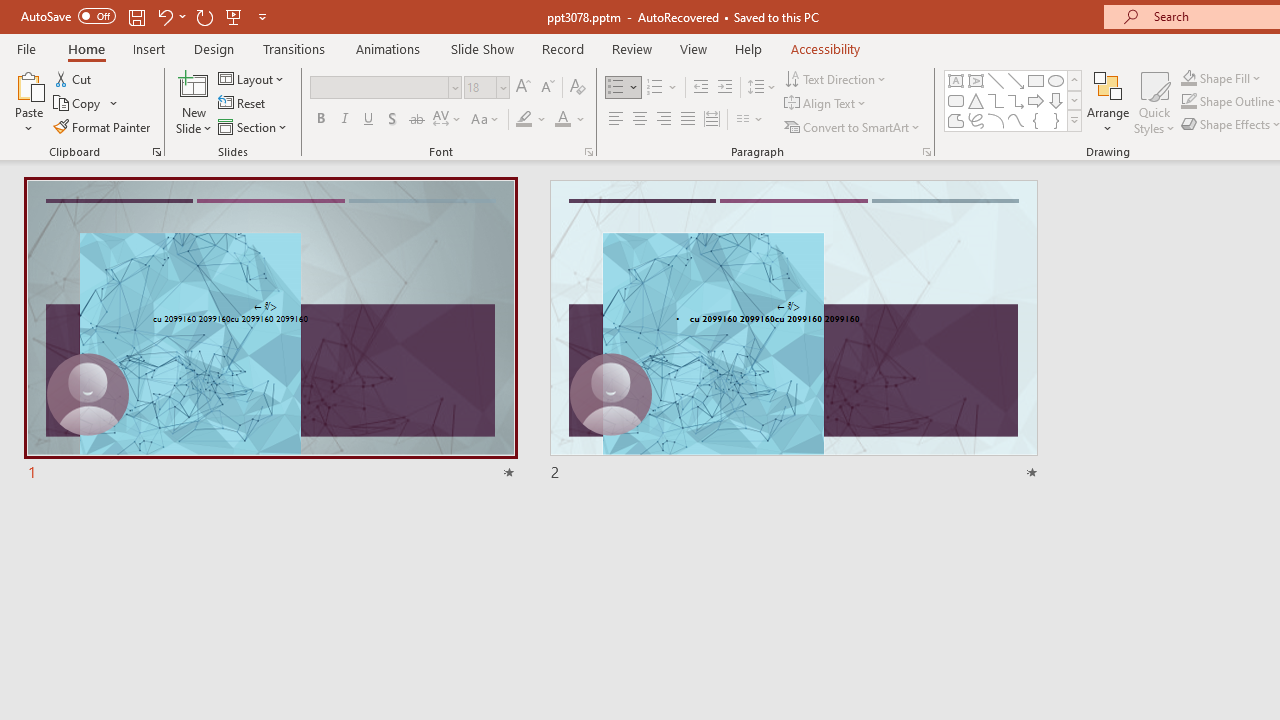 Image resolution: width=1280 pixels, height=720 pixels. Describe the element at coordinates (976, 100) in the screenshot. I see `'Isosceles Triangle'` at that location.